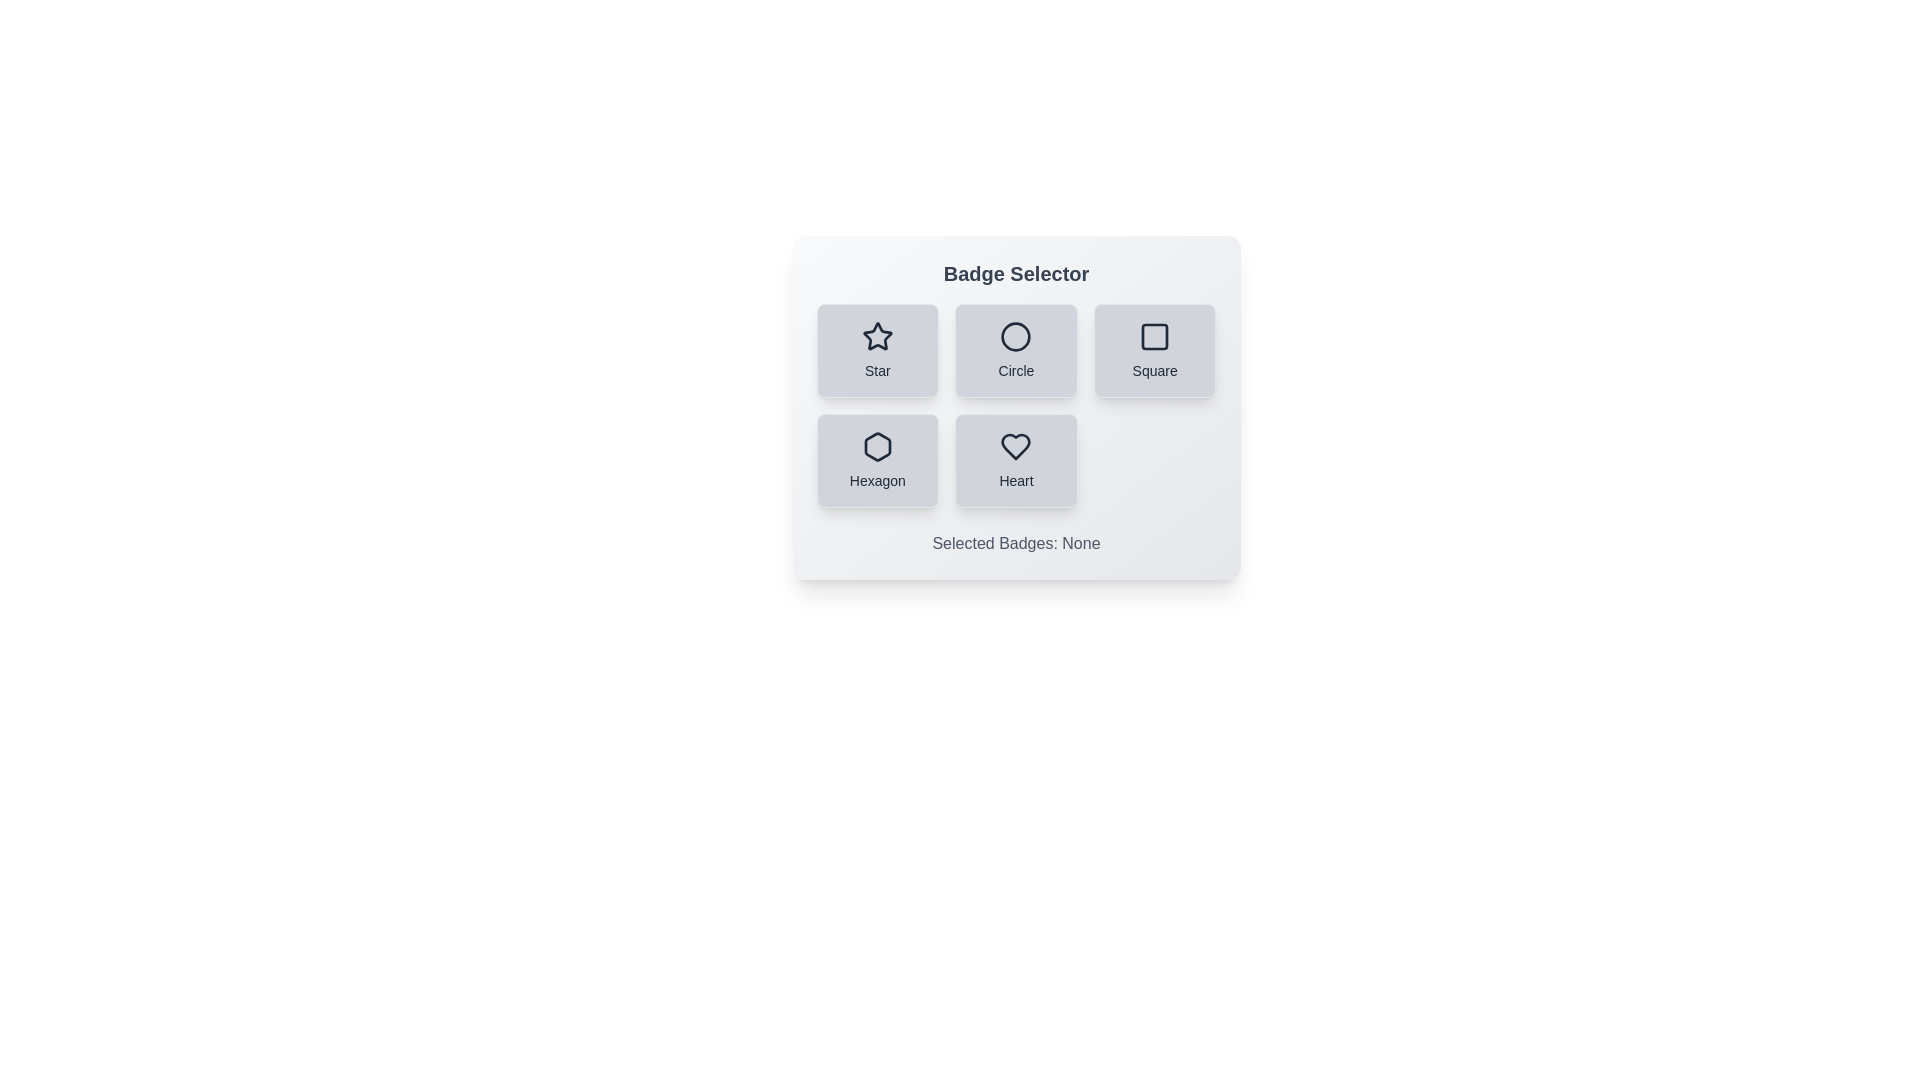  What do you see at coordinates (877, 350) in the screenshot?
I see `the badge button labeled Star to observe its visual feedback` at bounding box center [877, 350].